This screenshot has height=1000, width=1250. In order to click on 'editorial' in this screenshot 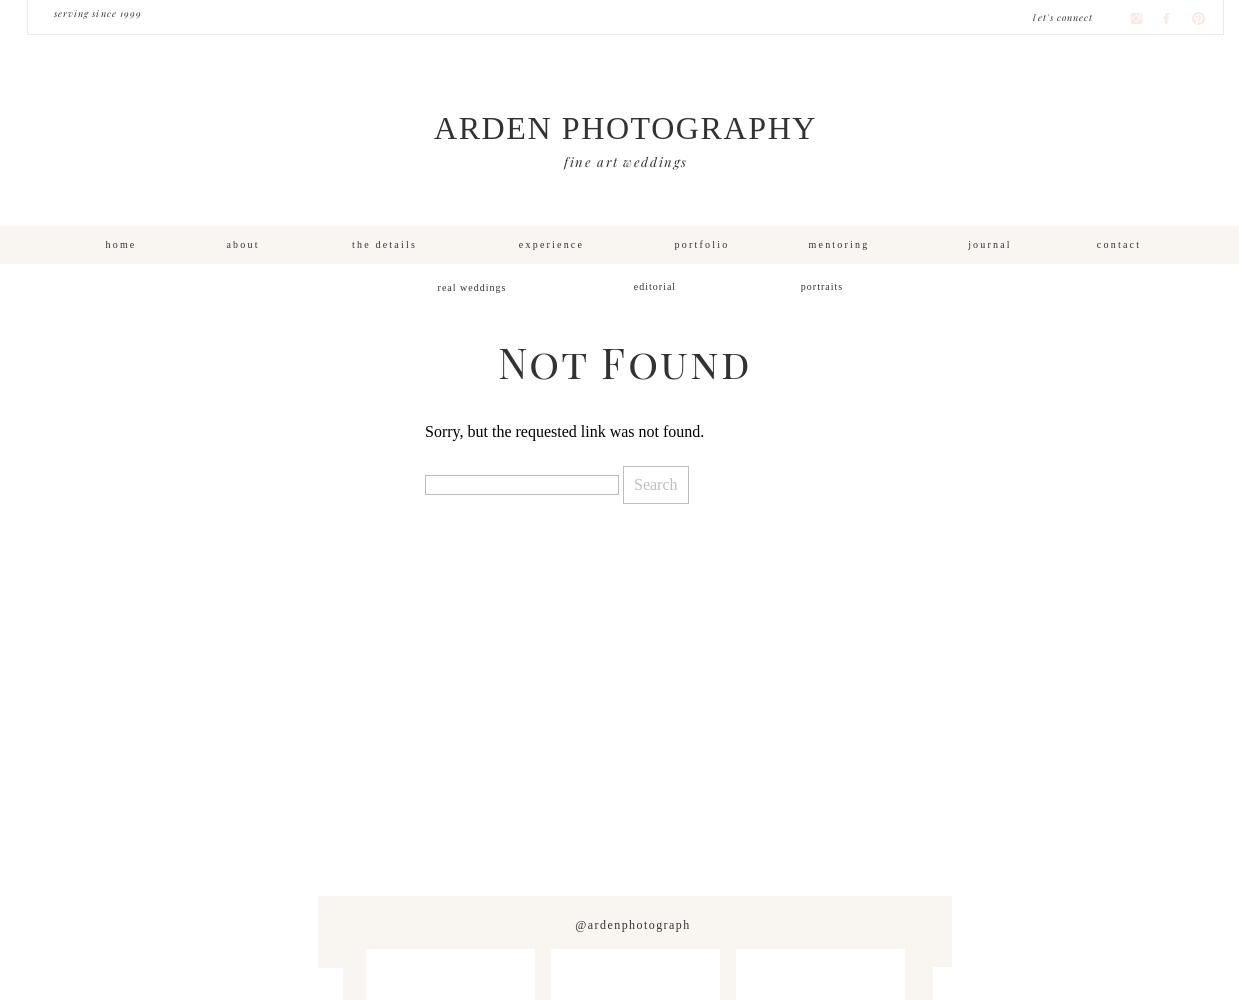, I will do `click(633, 286)`.